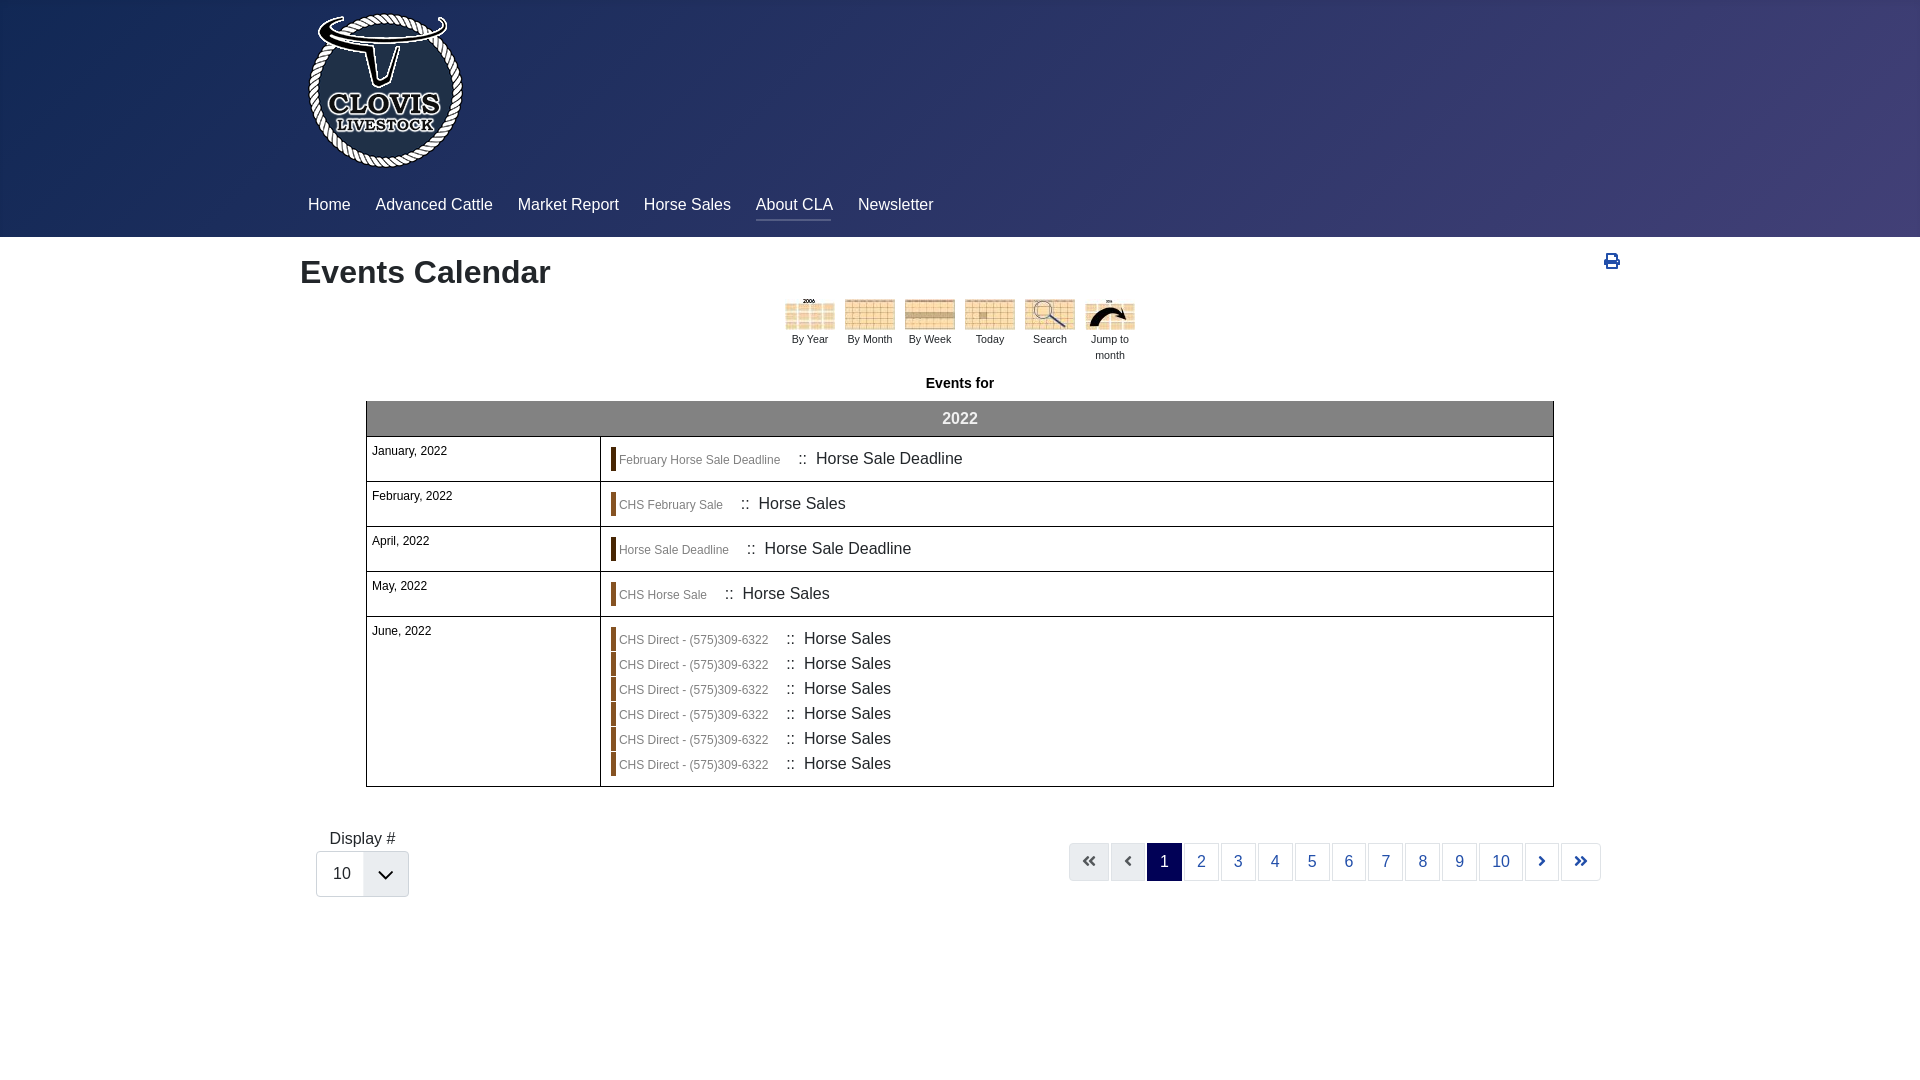 Image resolution: width=1920 pixels, height=1080 pixels. What do you see at coordinates (964, 313) in the screenshot?
I see `'Today'` at bounding box center [964, 313].